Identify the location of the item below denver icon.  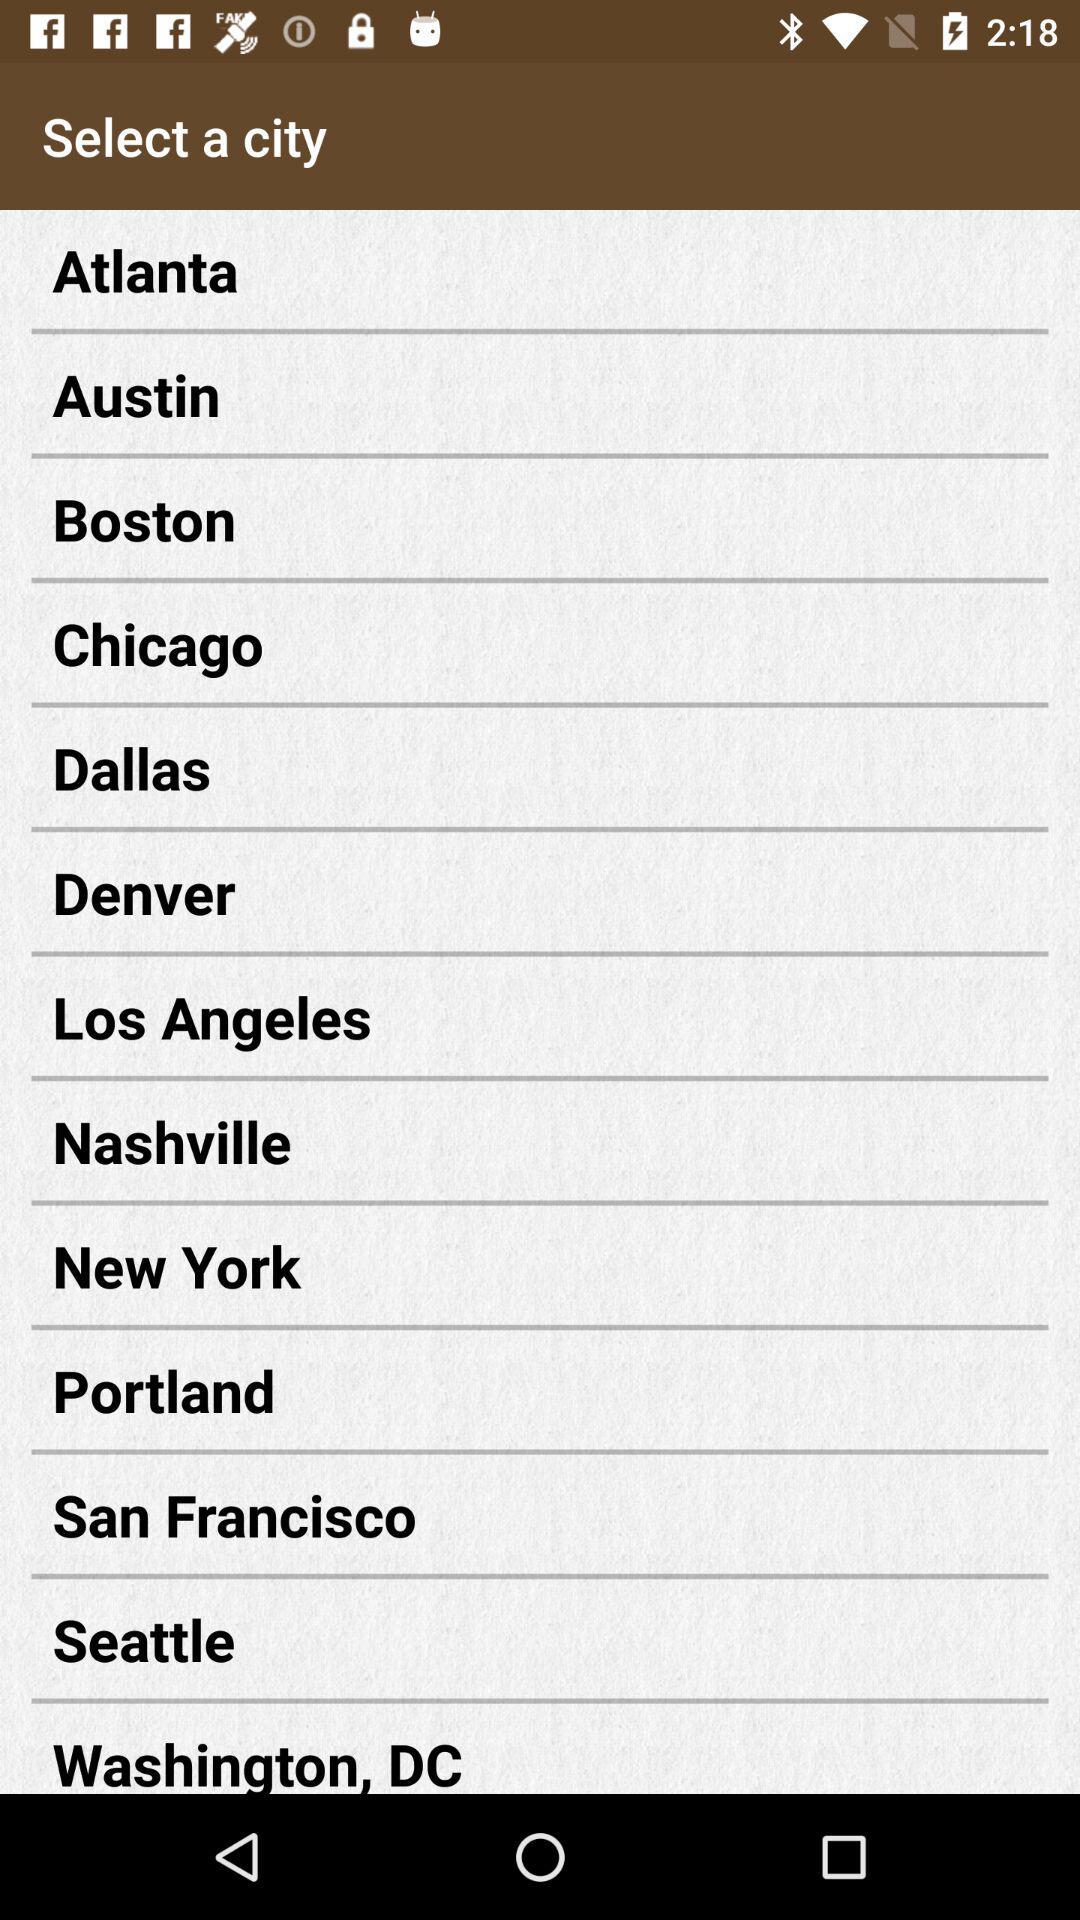
(540, 1016).